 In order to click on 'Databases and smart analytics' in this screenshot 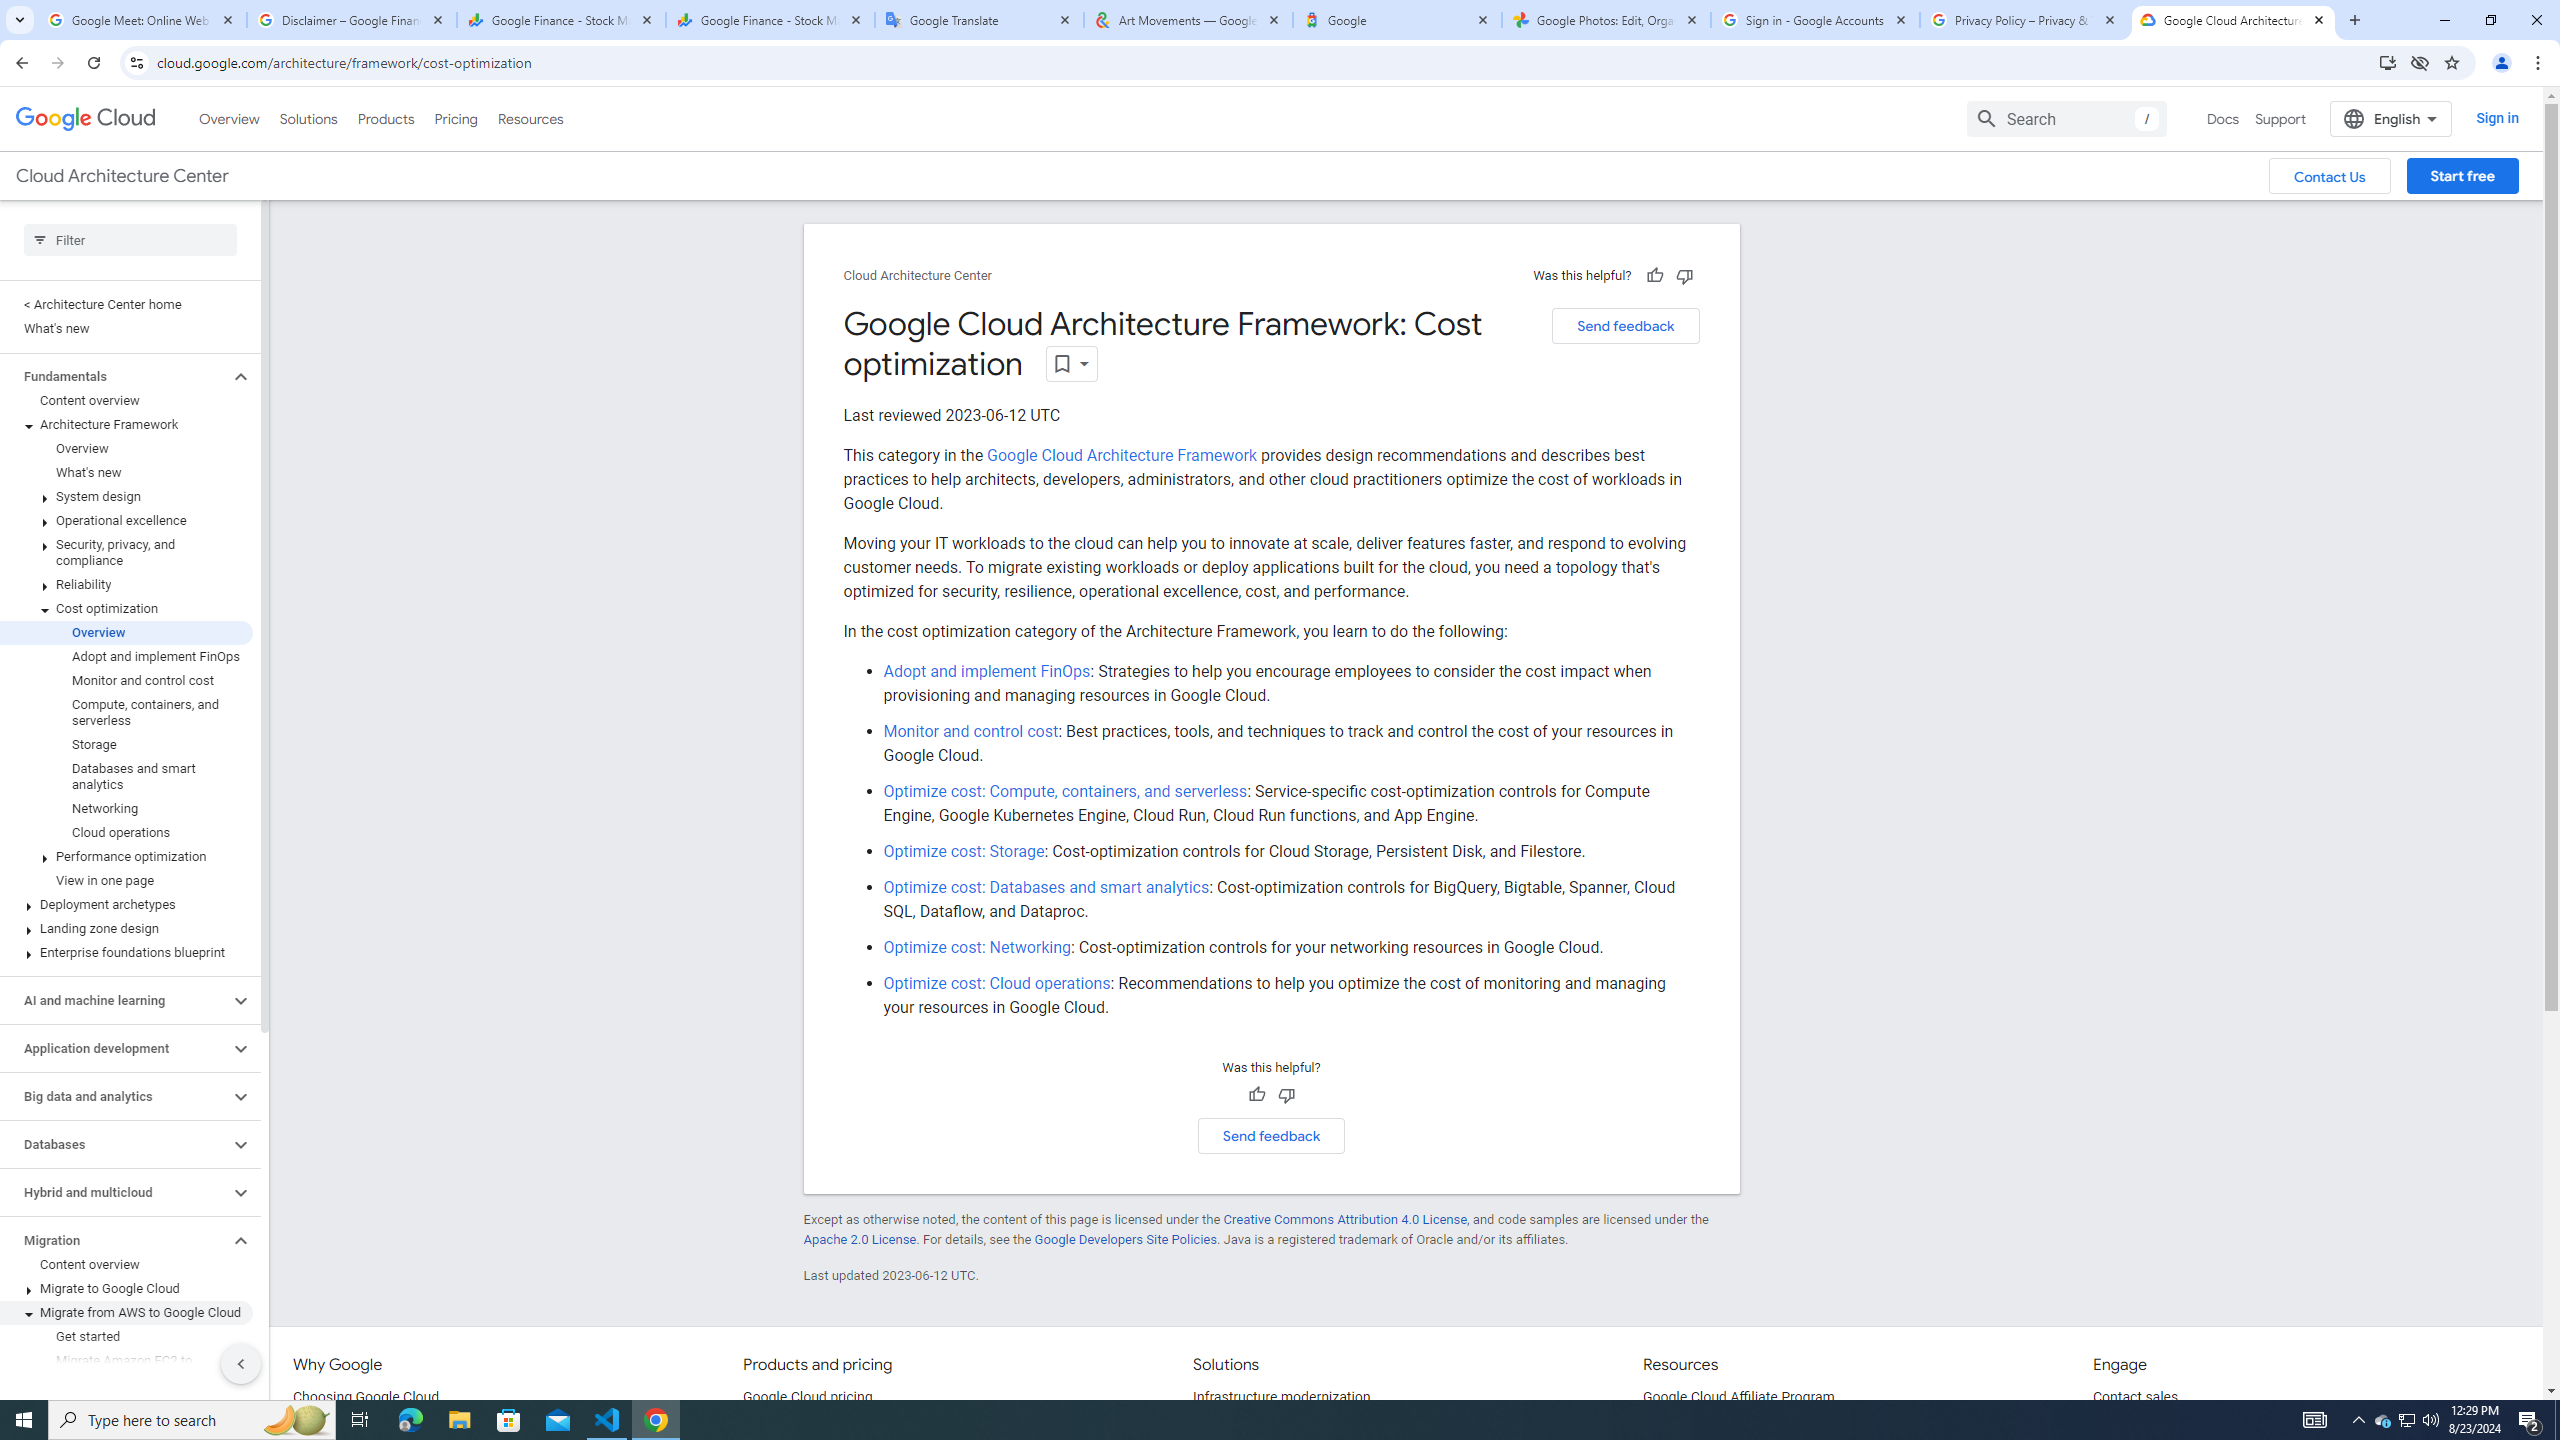, I will do `click(126, 775)`.